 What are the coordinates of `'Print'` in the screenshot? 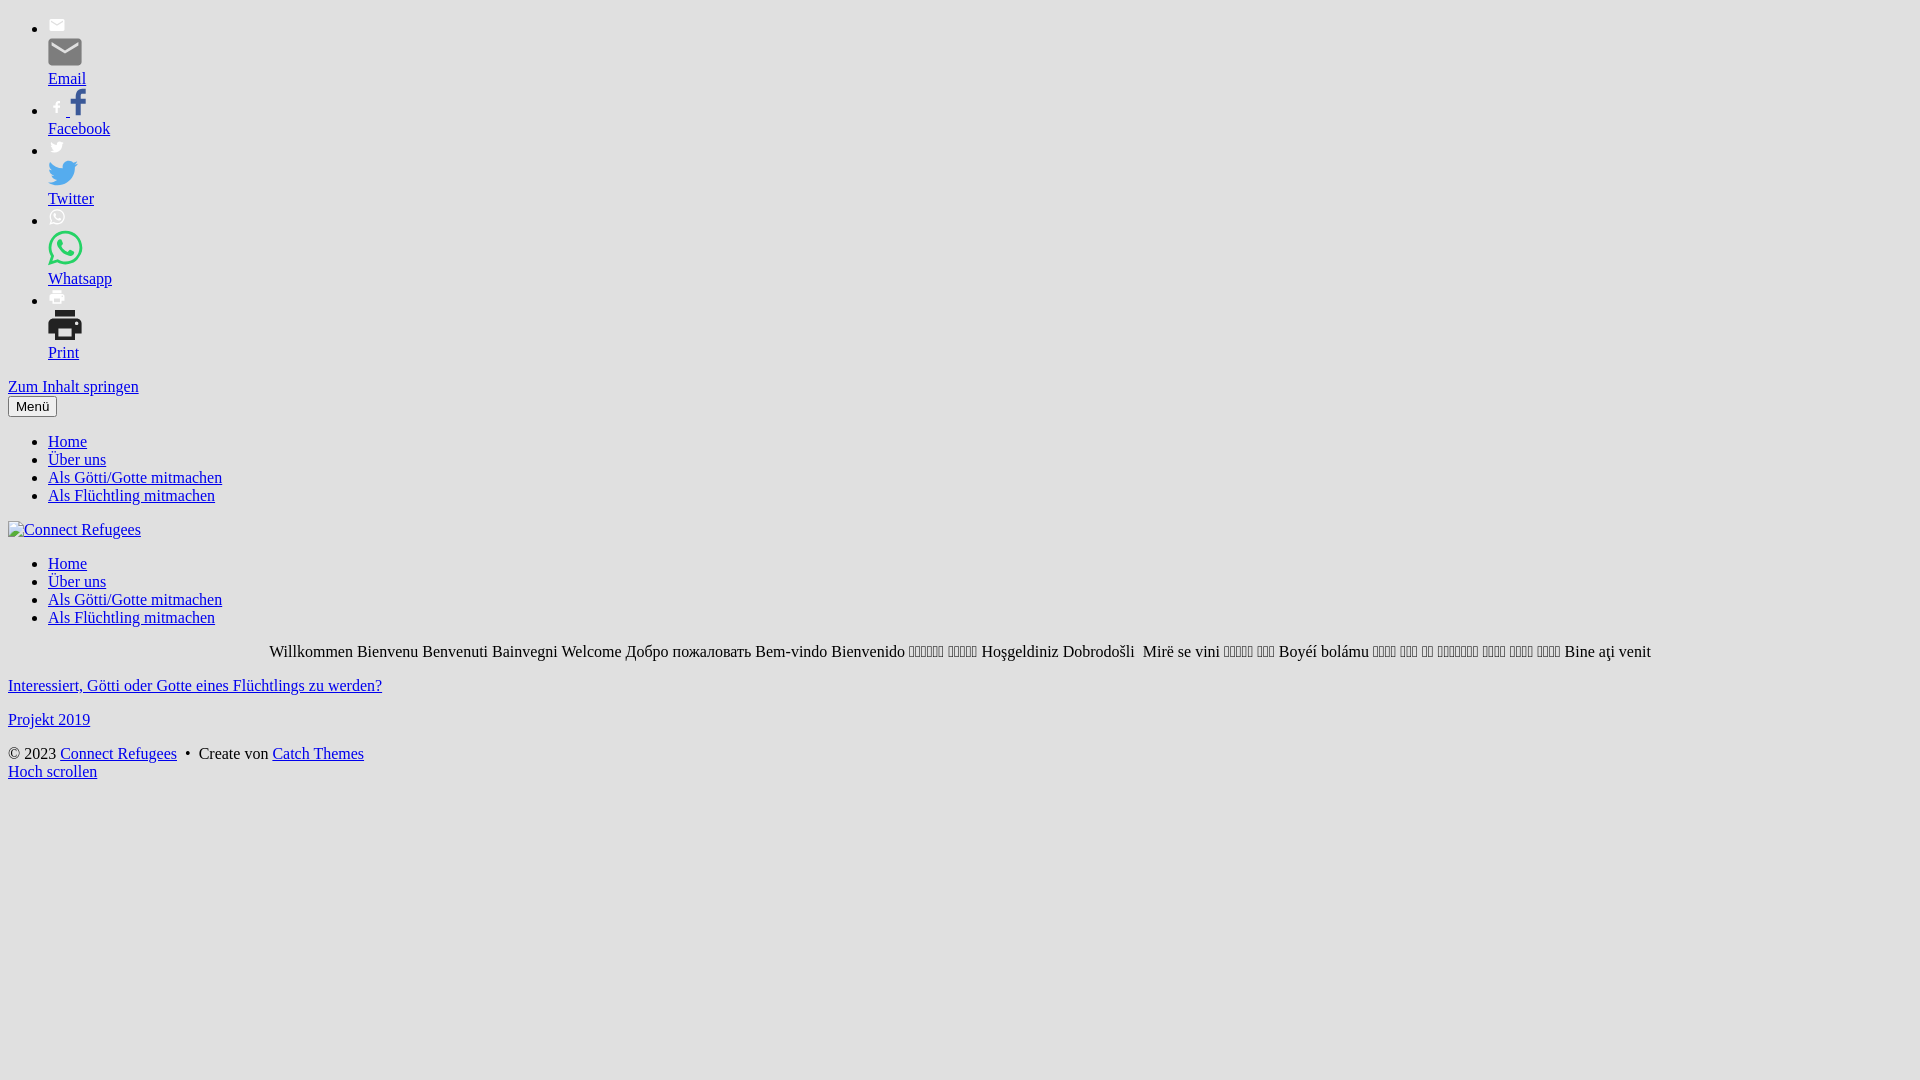 It's located at (72, 326).